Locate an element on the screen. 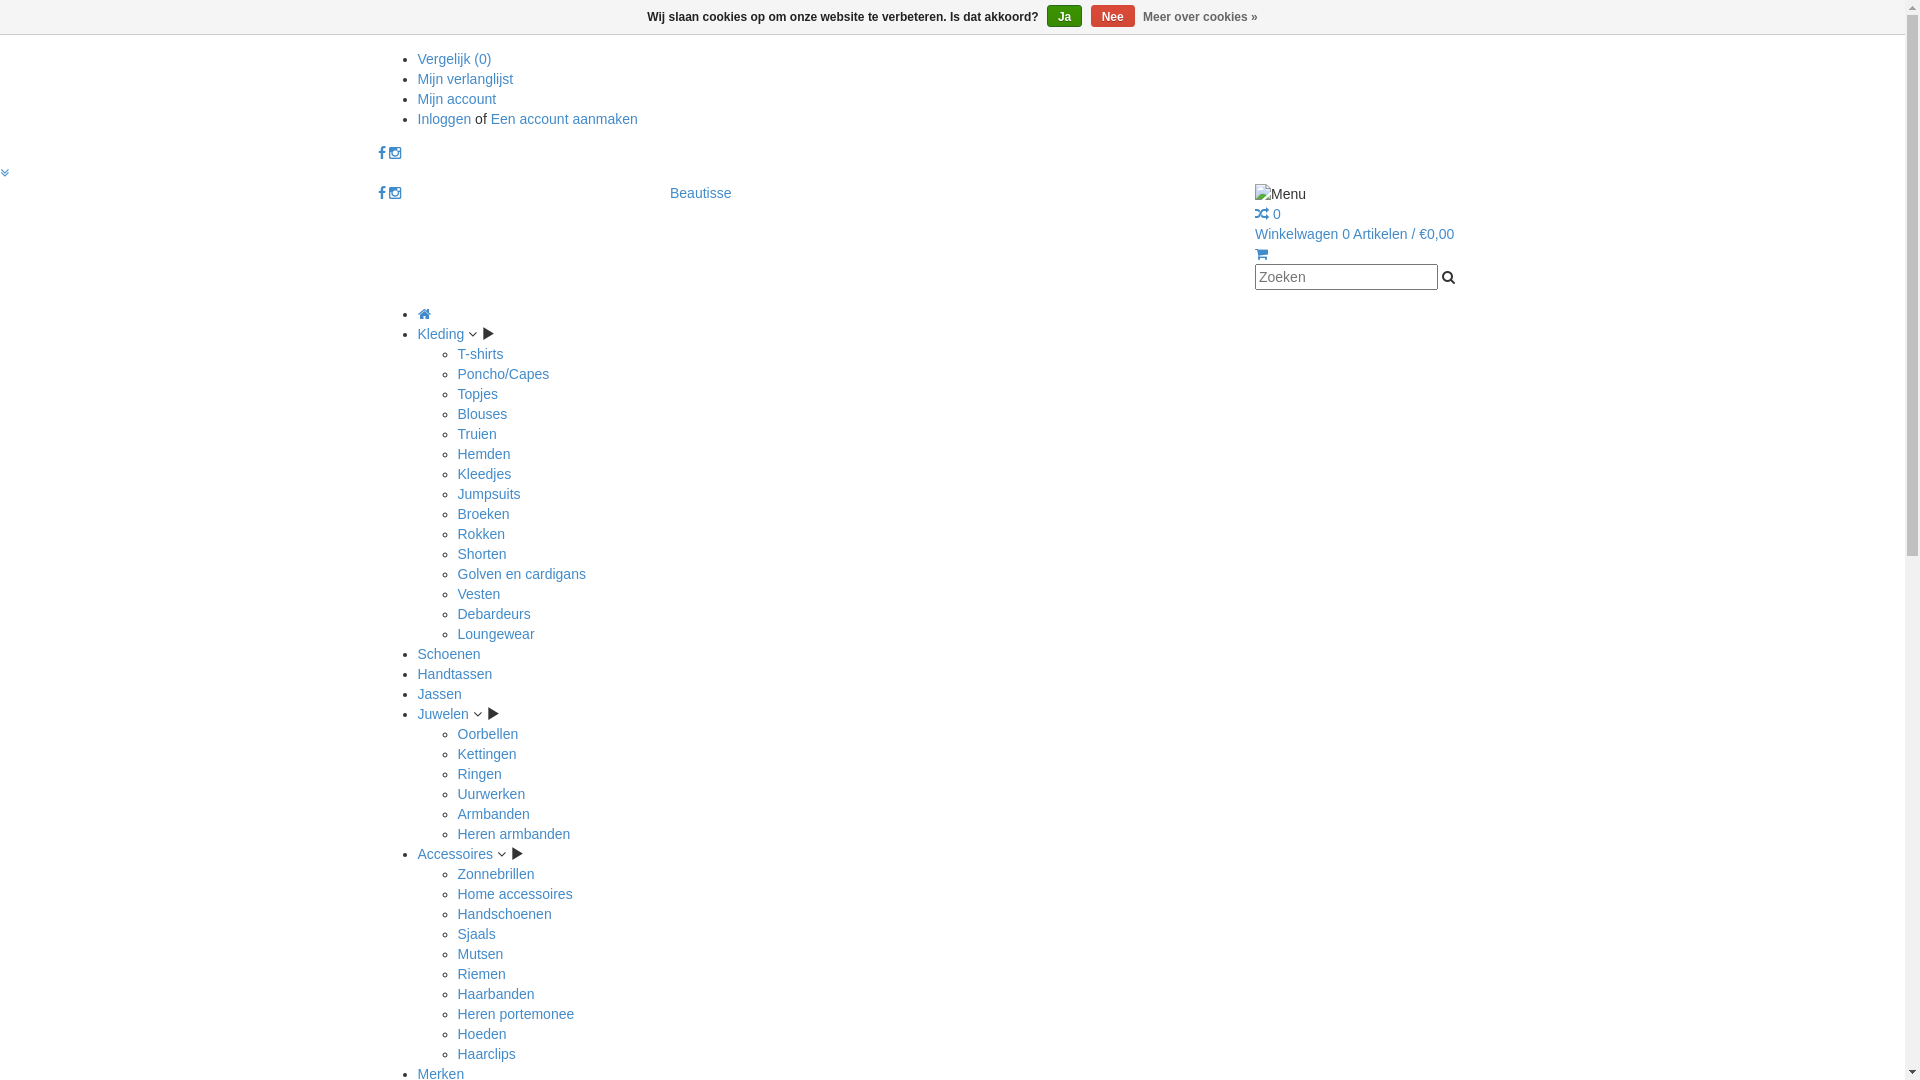 The height and width of the screenshot is (1080, 1920). 'Golven en cardigans' is located at coordinates (522, 574).